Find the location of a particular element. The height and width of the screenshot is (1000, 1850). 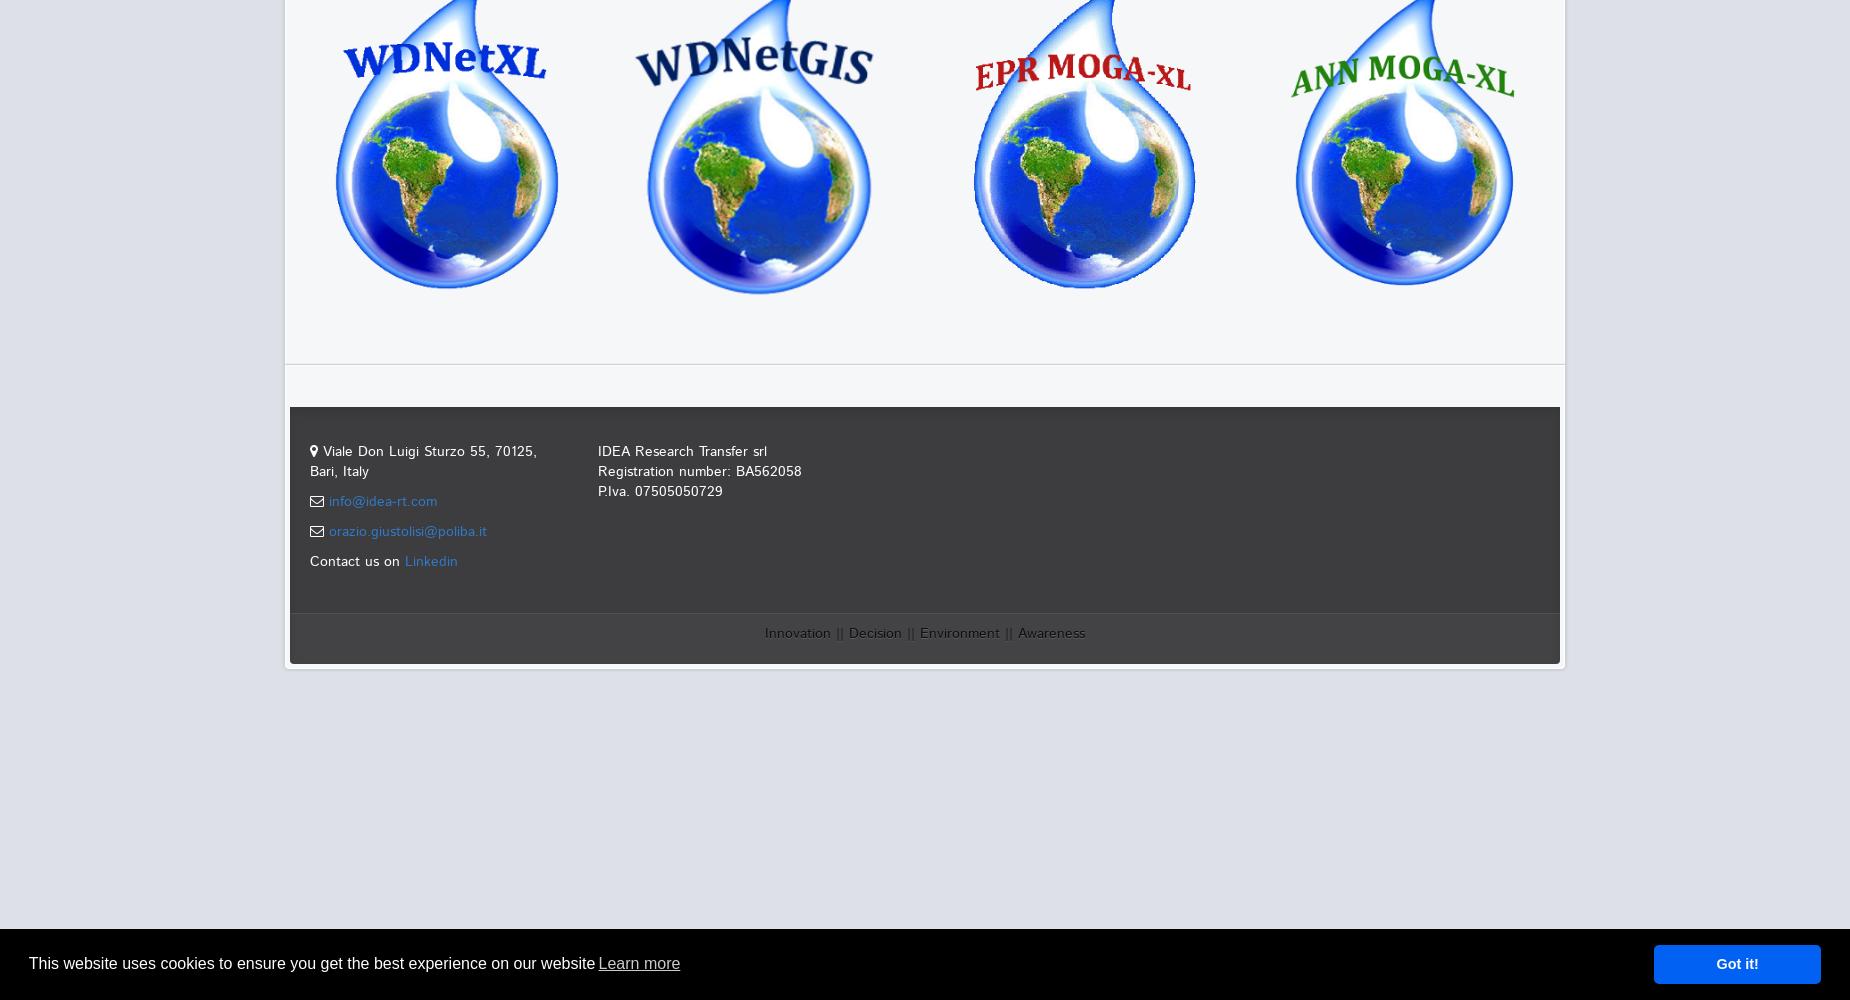

'Innovation || Decision || Environment || Awareness' is located at coordinates (925, 634).